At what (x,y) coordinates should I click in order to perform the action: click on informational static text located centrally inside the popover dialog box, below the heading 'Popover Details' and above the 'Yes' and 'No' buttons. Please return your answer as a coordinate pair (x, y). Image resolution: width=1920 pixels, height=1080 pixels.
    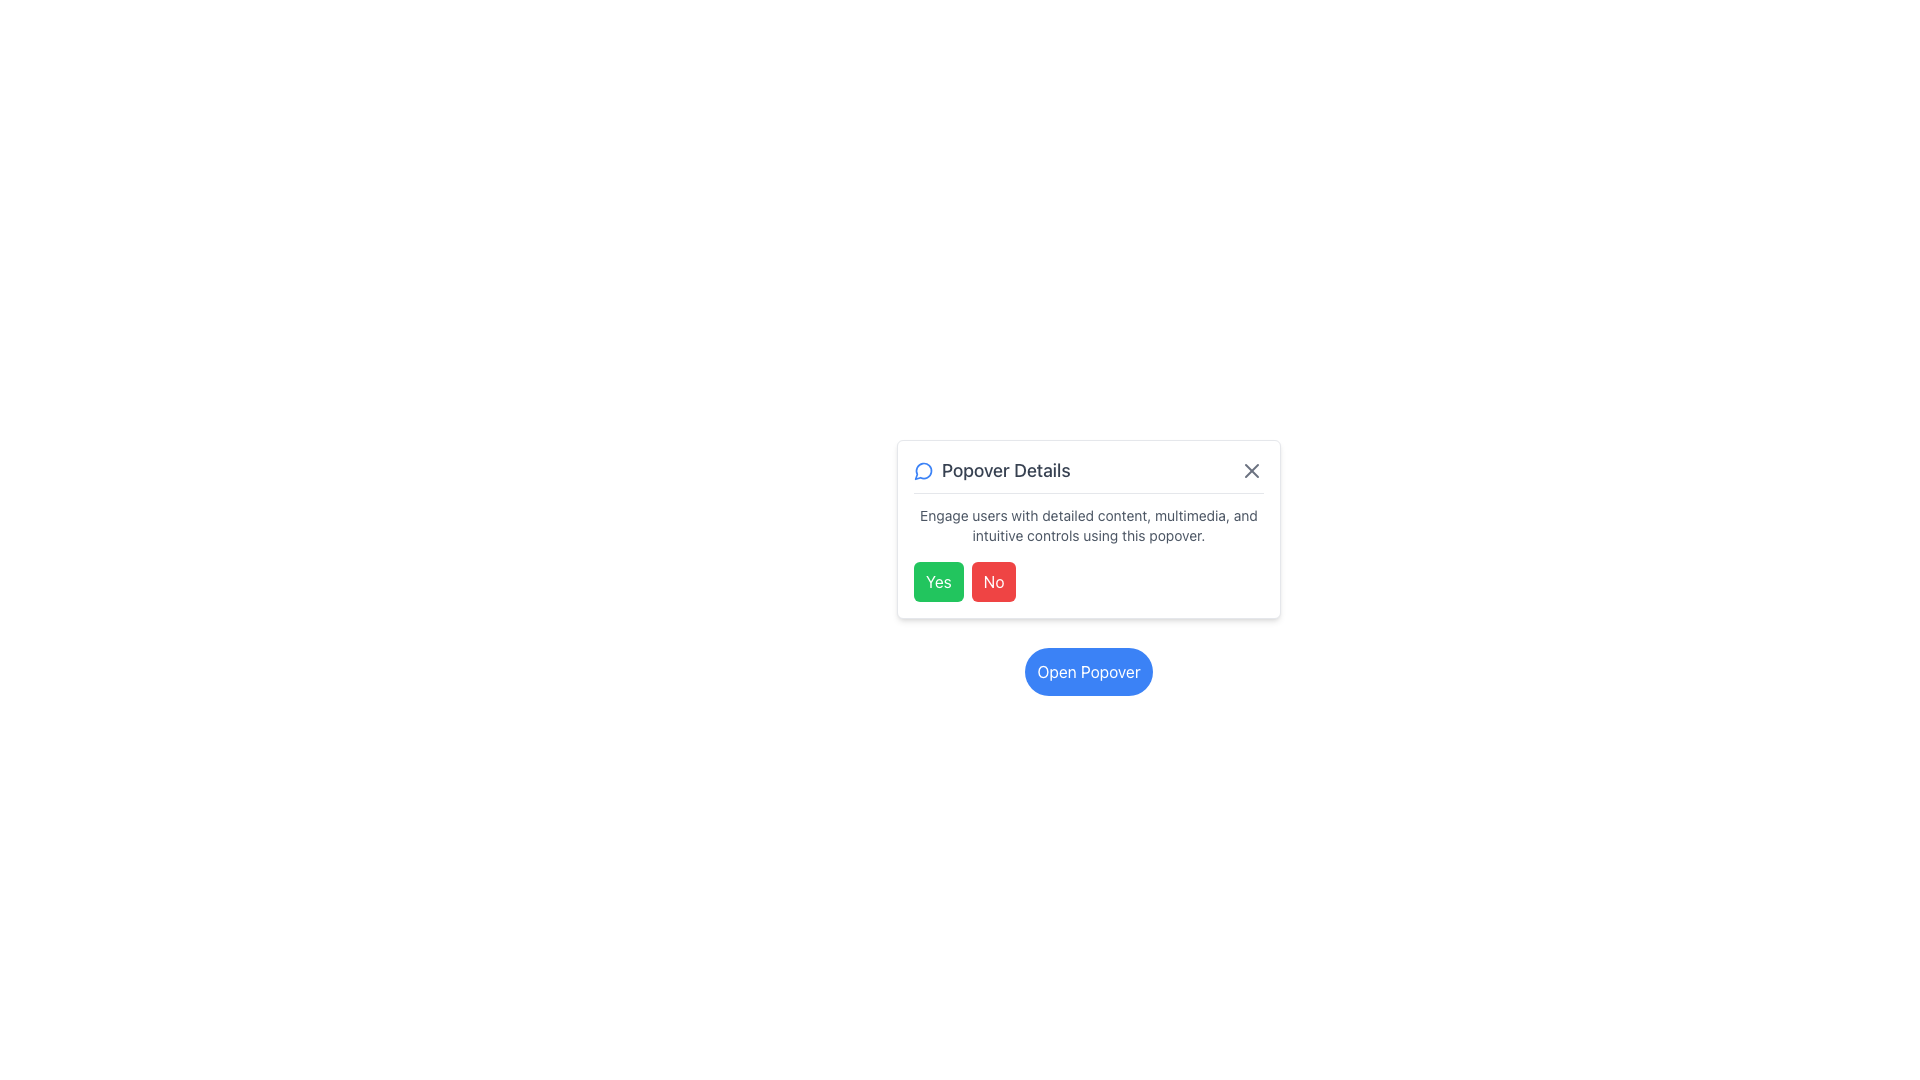
    Looking at the image, I should click on (1088, 524).